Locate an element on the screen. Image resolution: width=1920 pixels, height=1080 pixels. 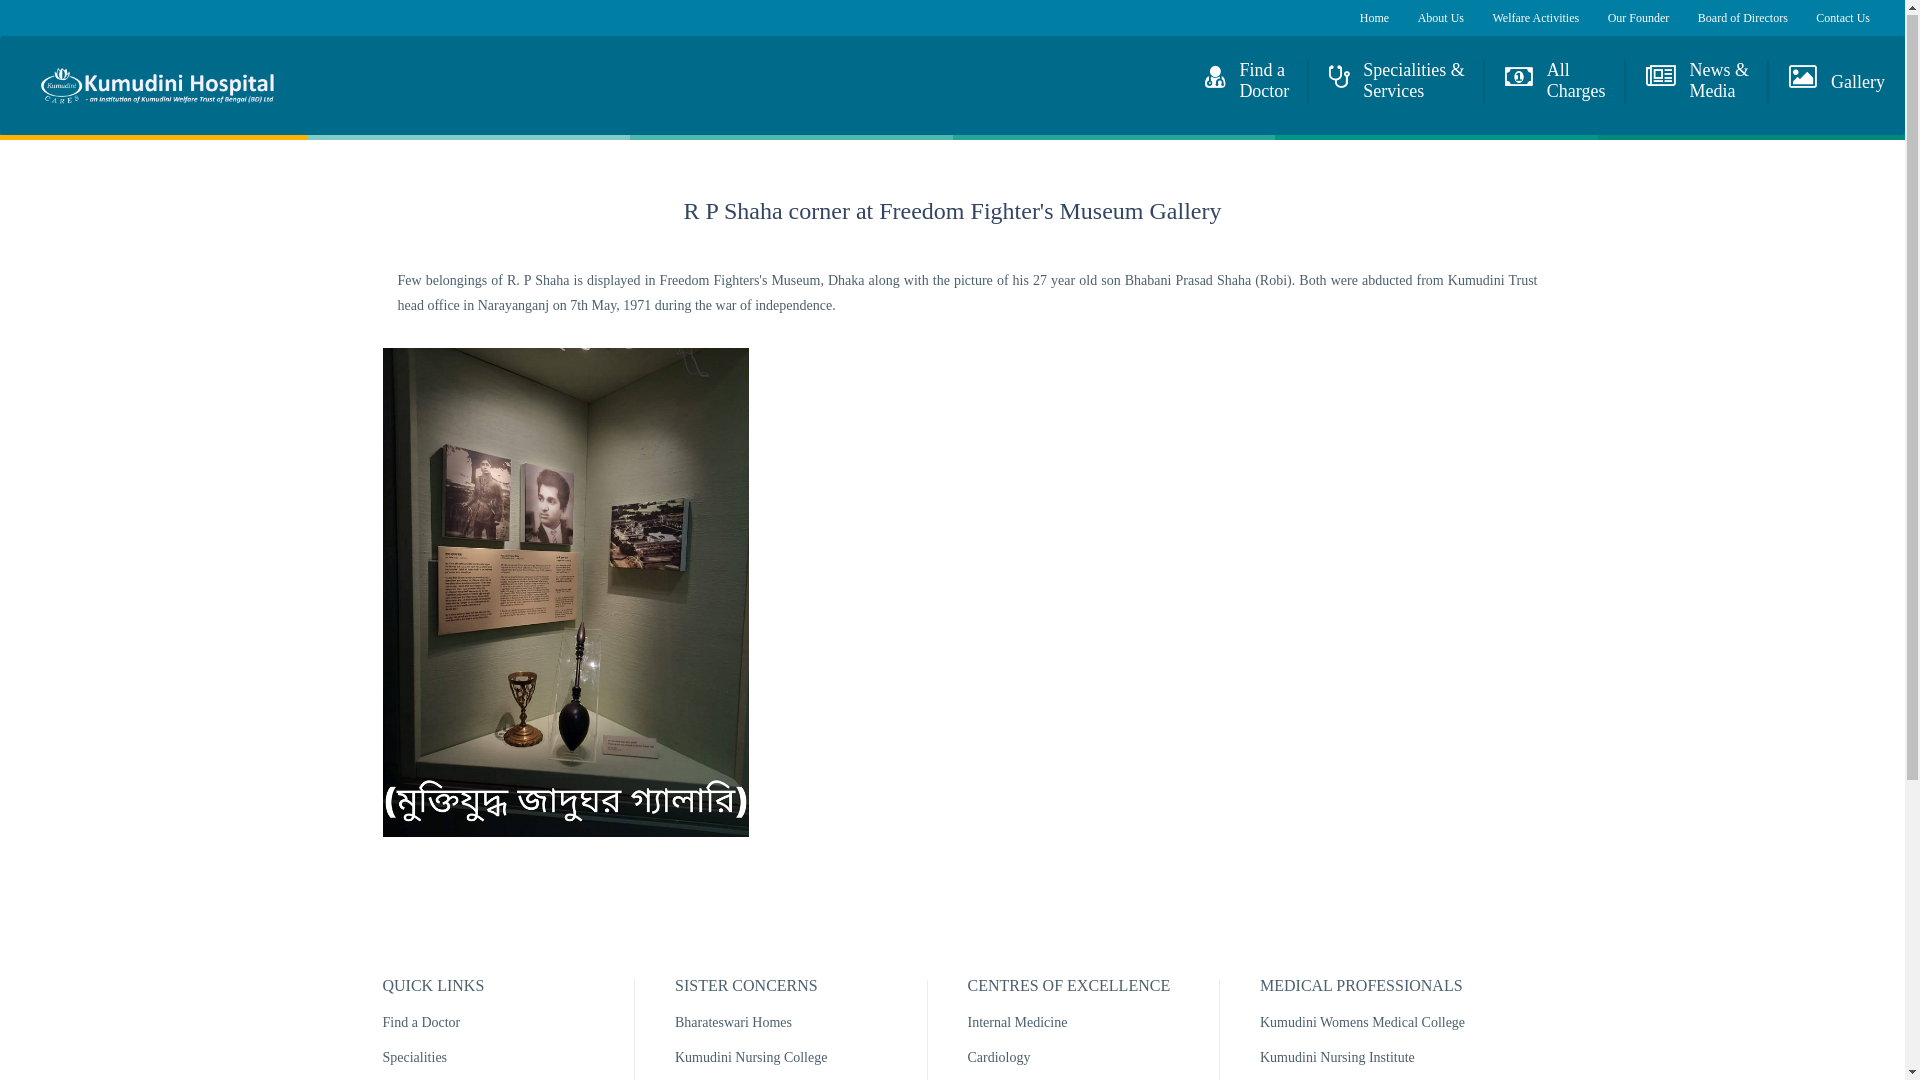
'Home' is located at coordinates (1373, 19).